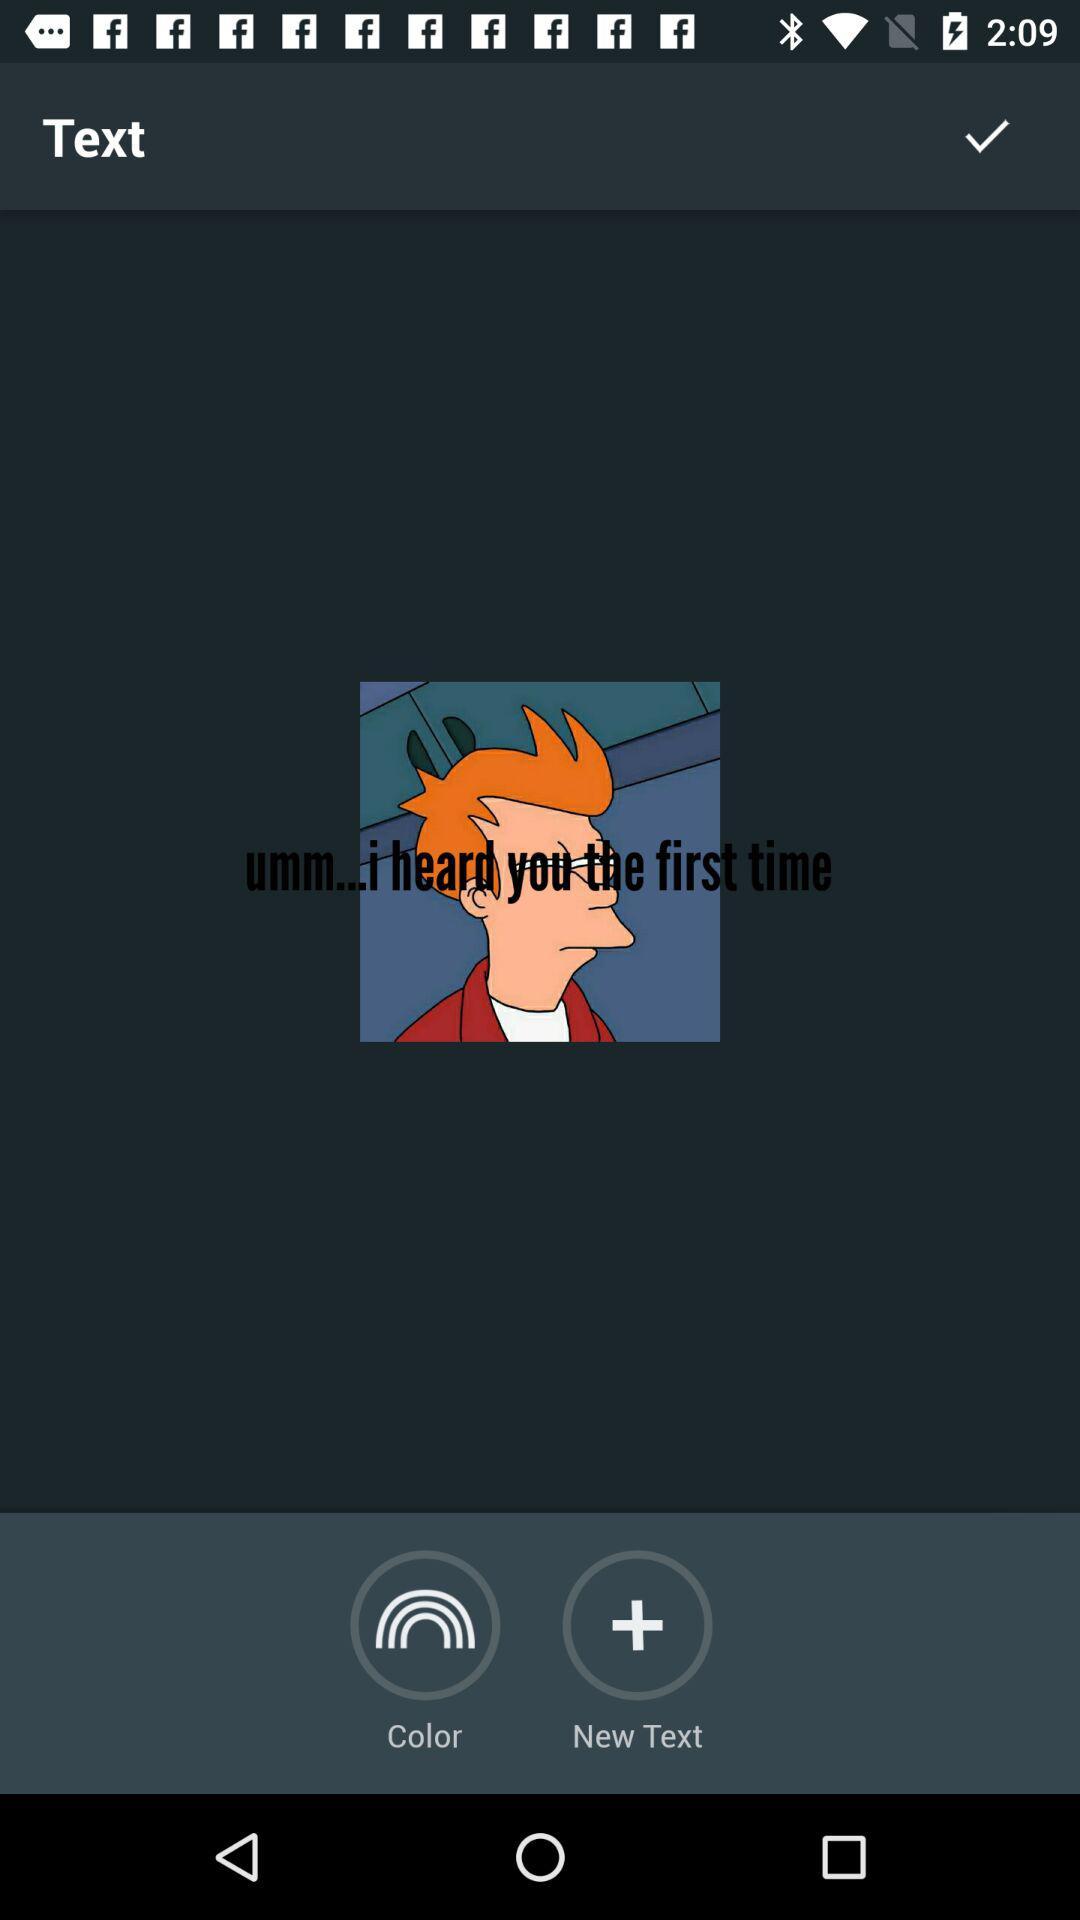  I want to click on color change option, so click(424, 1625).